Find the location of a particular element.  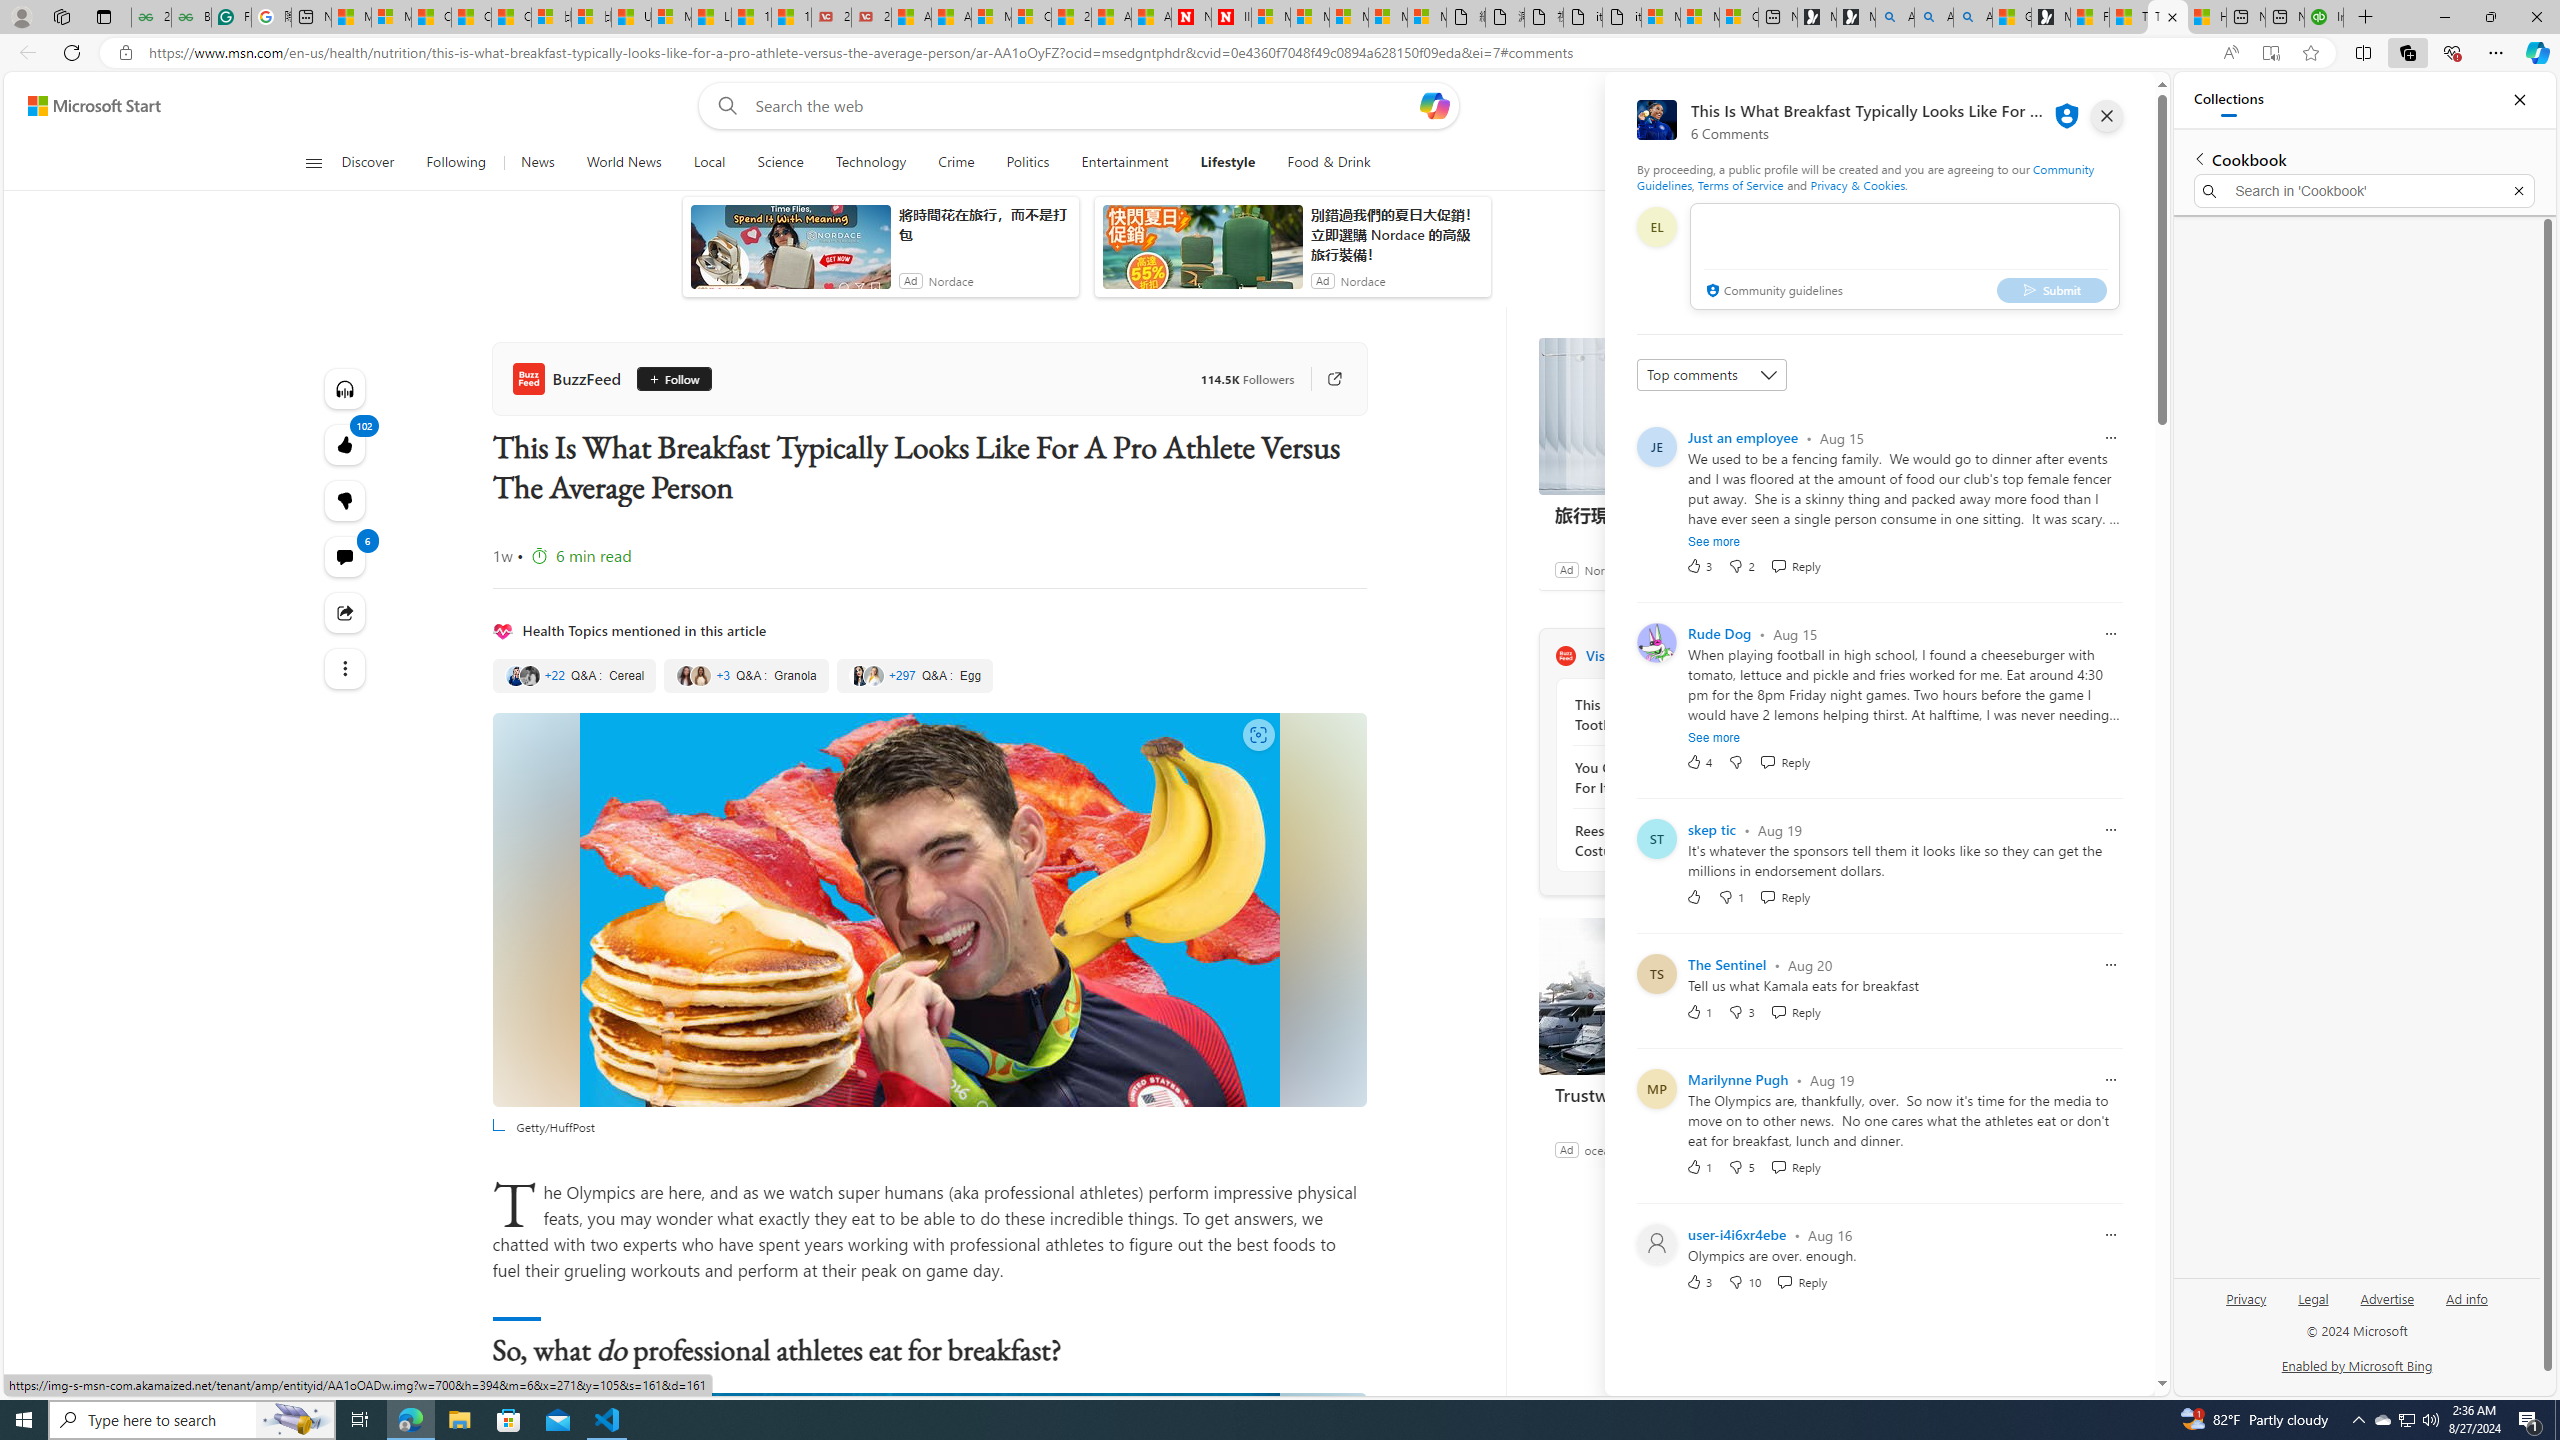

'Getty/HuffPost' is located at coordinates (929, 909).